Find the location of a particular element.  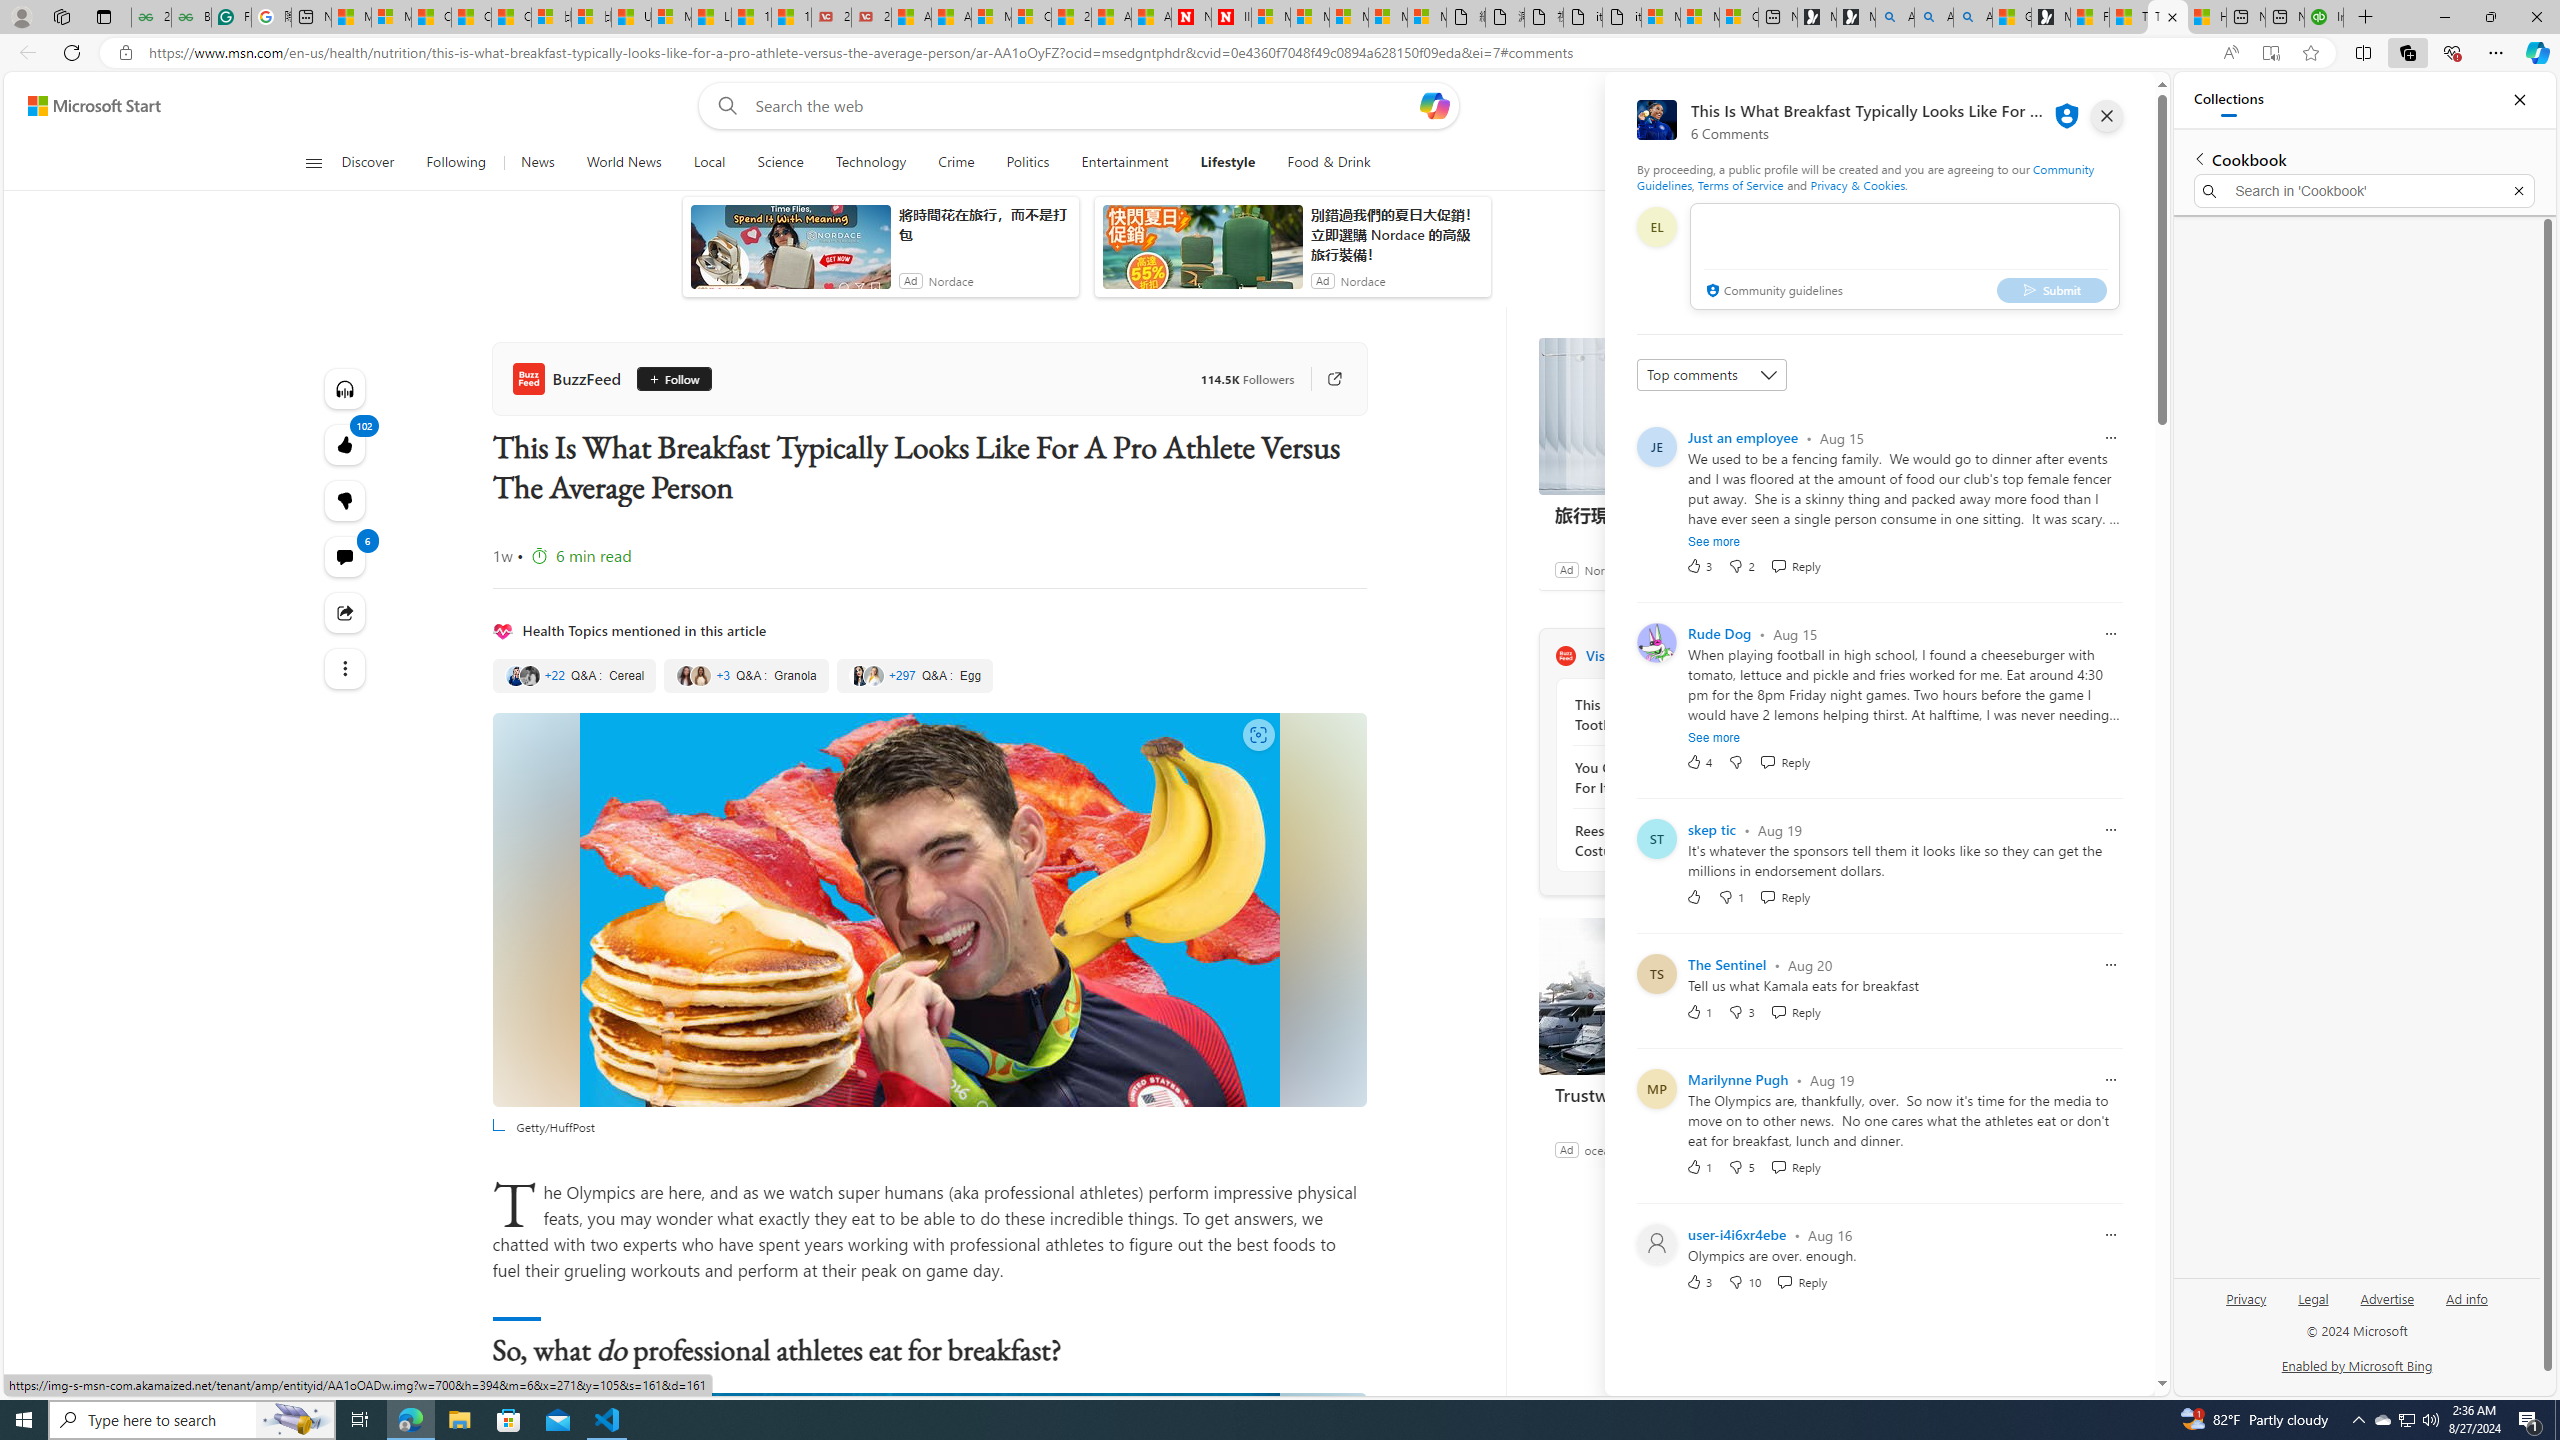

'Getty/HuffPost' is located at coordinates (929, 909).